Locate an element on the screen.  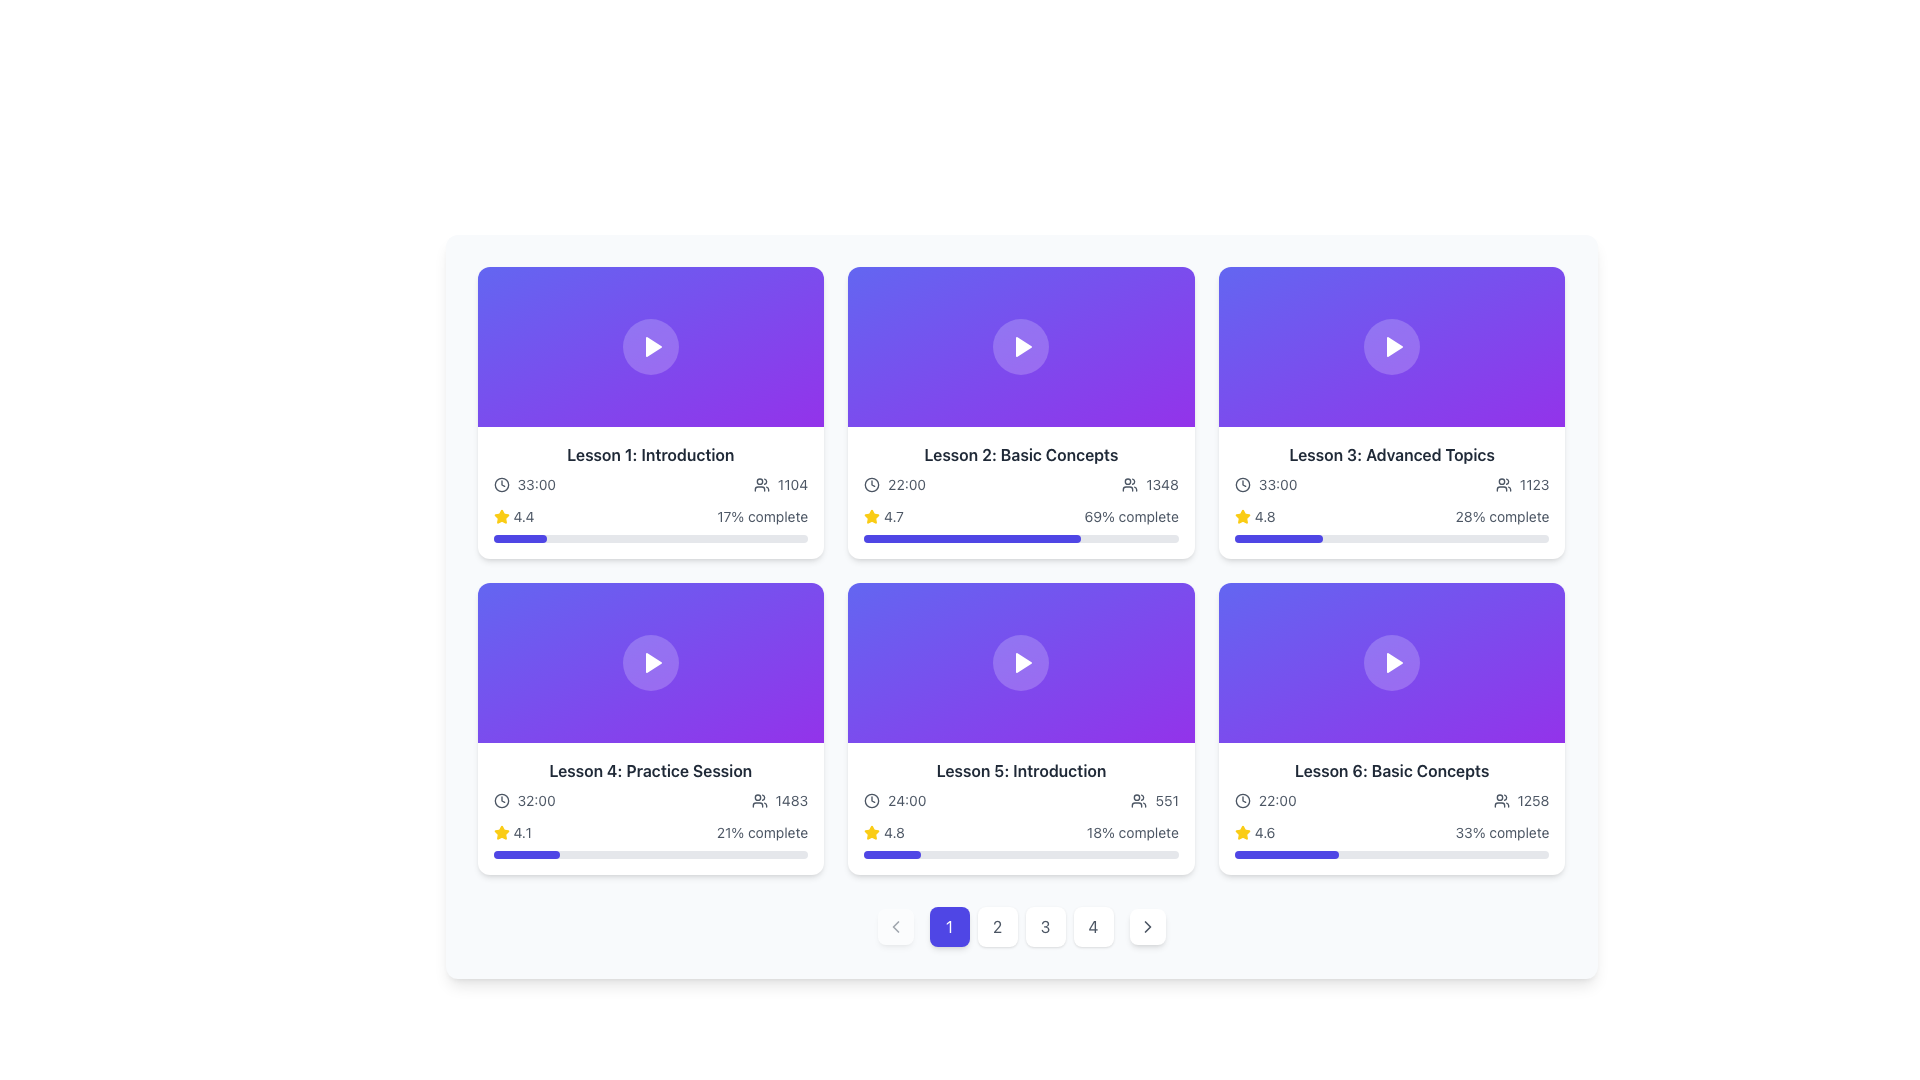
the star icon filled with yellow color that is part of the rating display for 'Lesson 3: Advanced Topics', located to the left of the numeric rating text '4.8' is located at coordinates (1241, 515).